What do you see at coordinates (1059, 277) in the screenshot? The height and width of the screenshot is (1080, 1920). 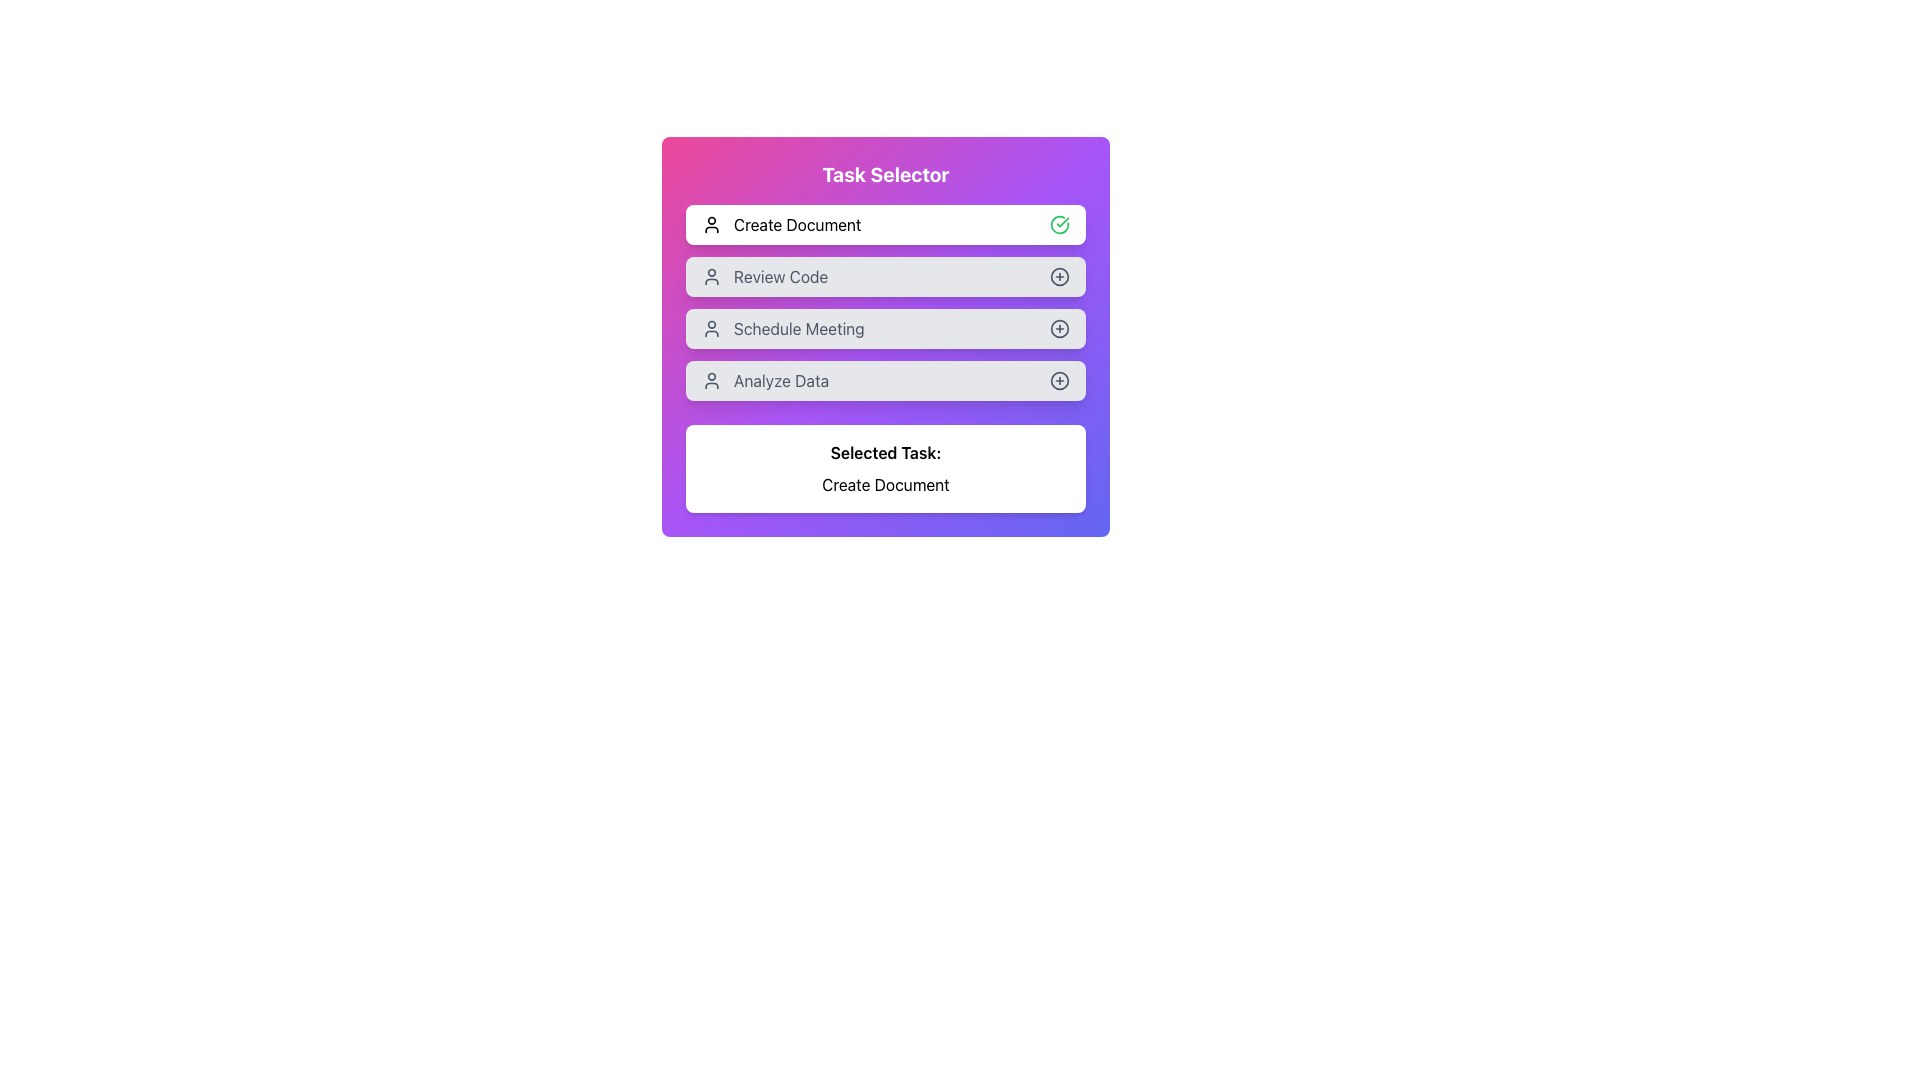 I see `the circular Action Icon with a '+' symbol inside, located at the far right end of the 'Review Code' task entry to initiate its associated action` at bounding box center [1059, 277].